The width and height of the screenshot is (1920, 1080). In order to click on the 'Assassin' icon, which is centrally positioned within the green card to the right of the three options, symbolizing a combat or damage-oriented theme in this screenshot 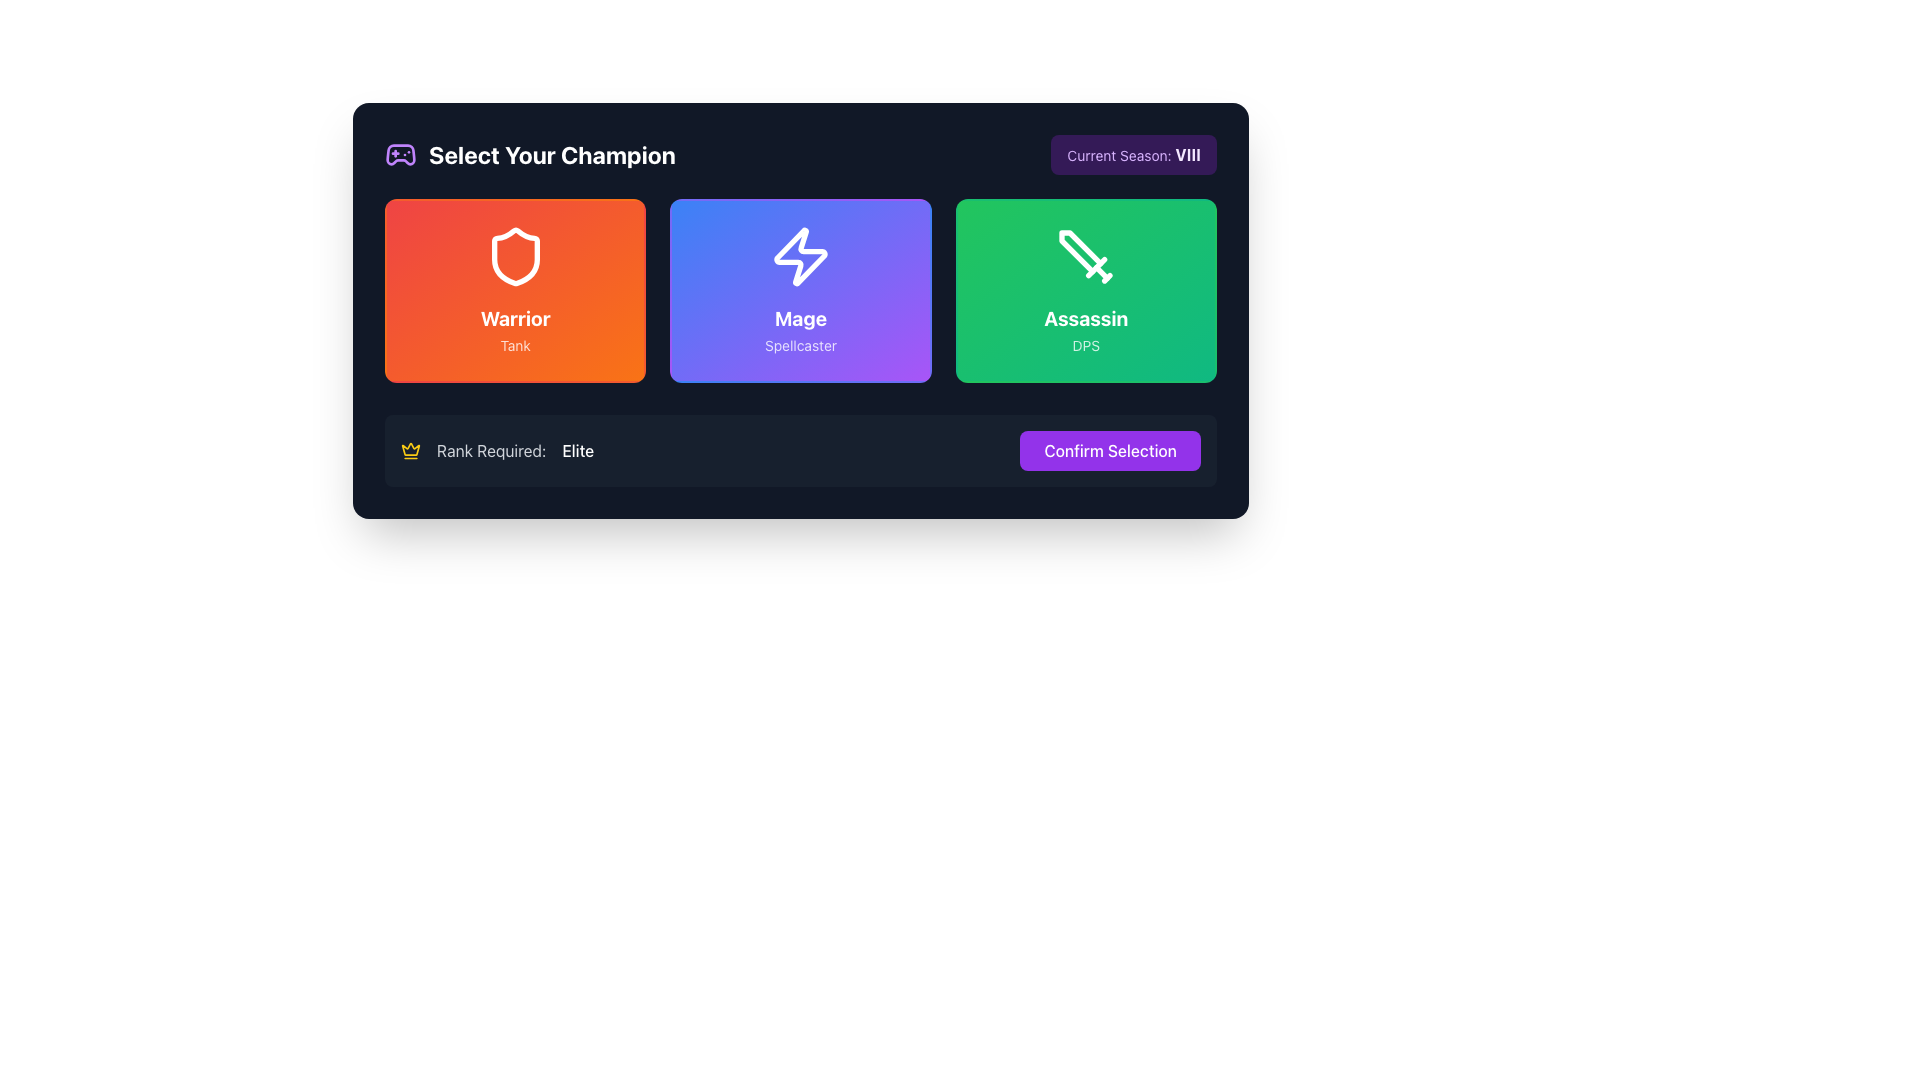, I will do `click(1085, 256)`.